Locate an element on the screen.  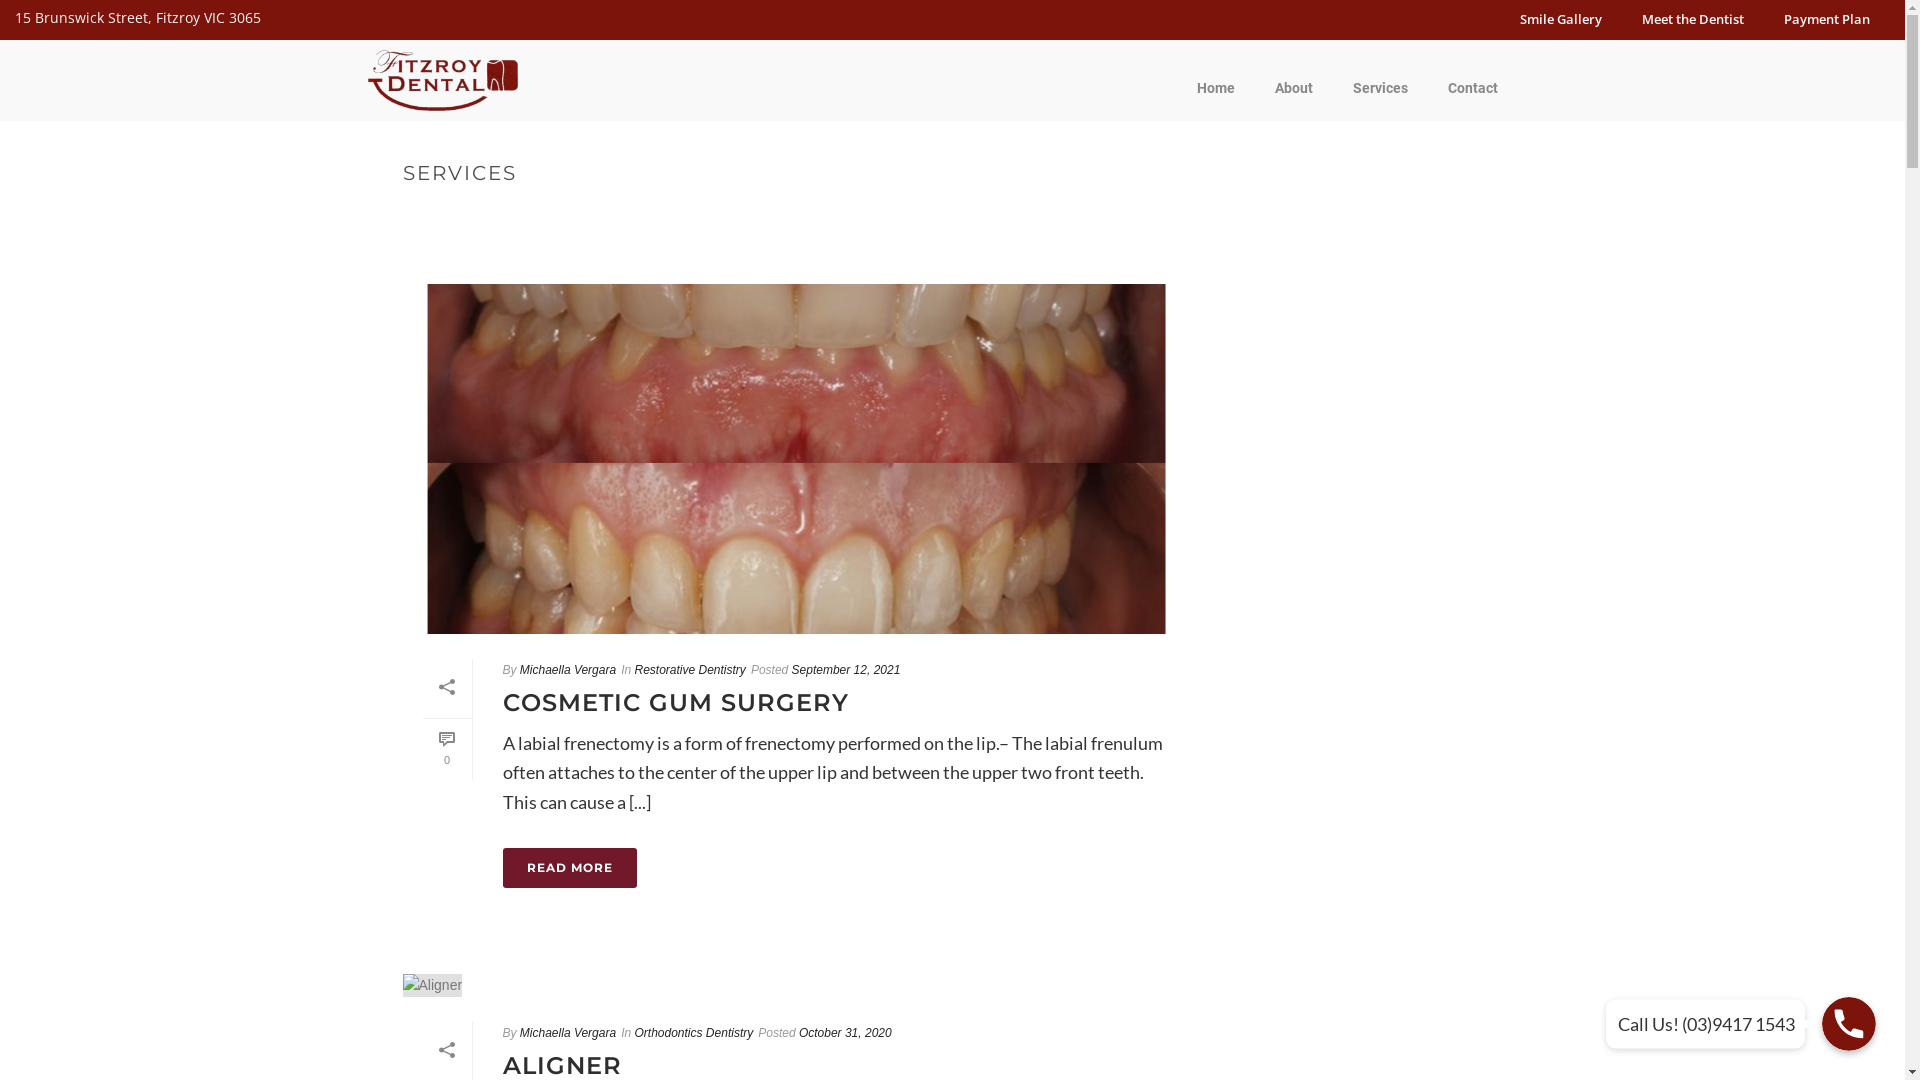
'Orthodontics Dentistry' is located at coordinates (693, 1033).